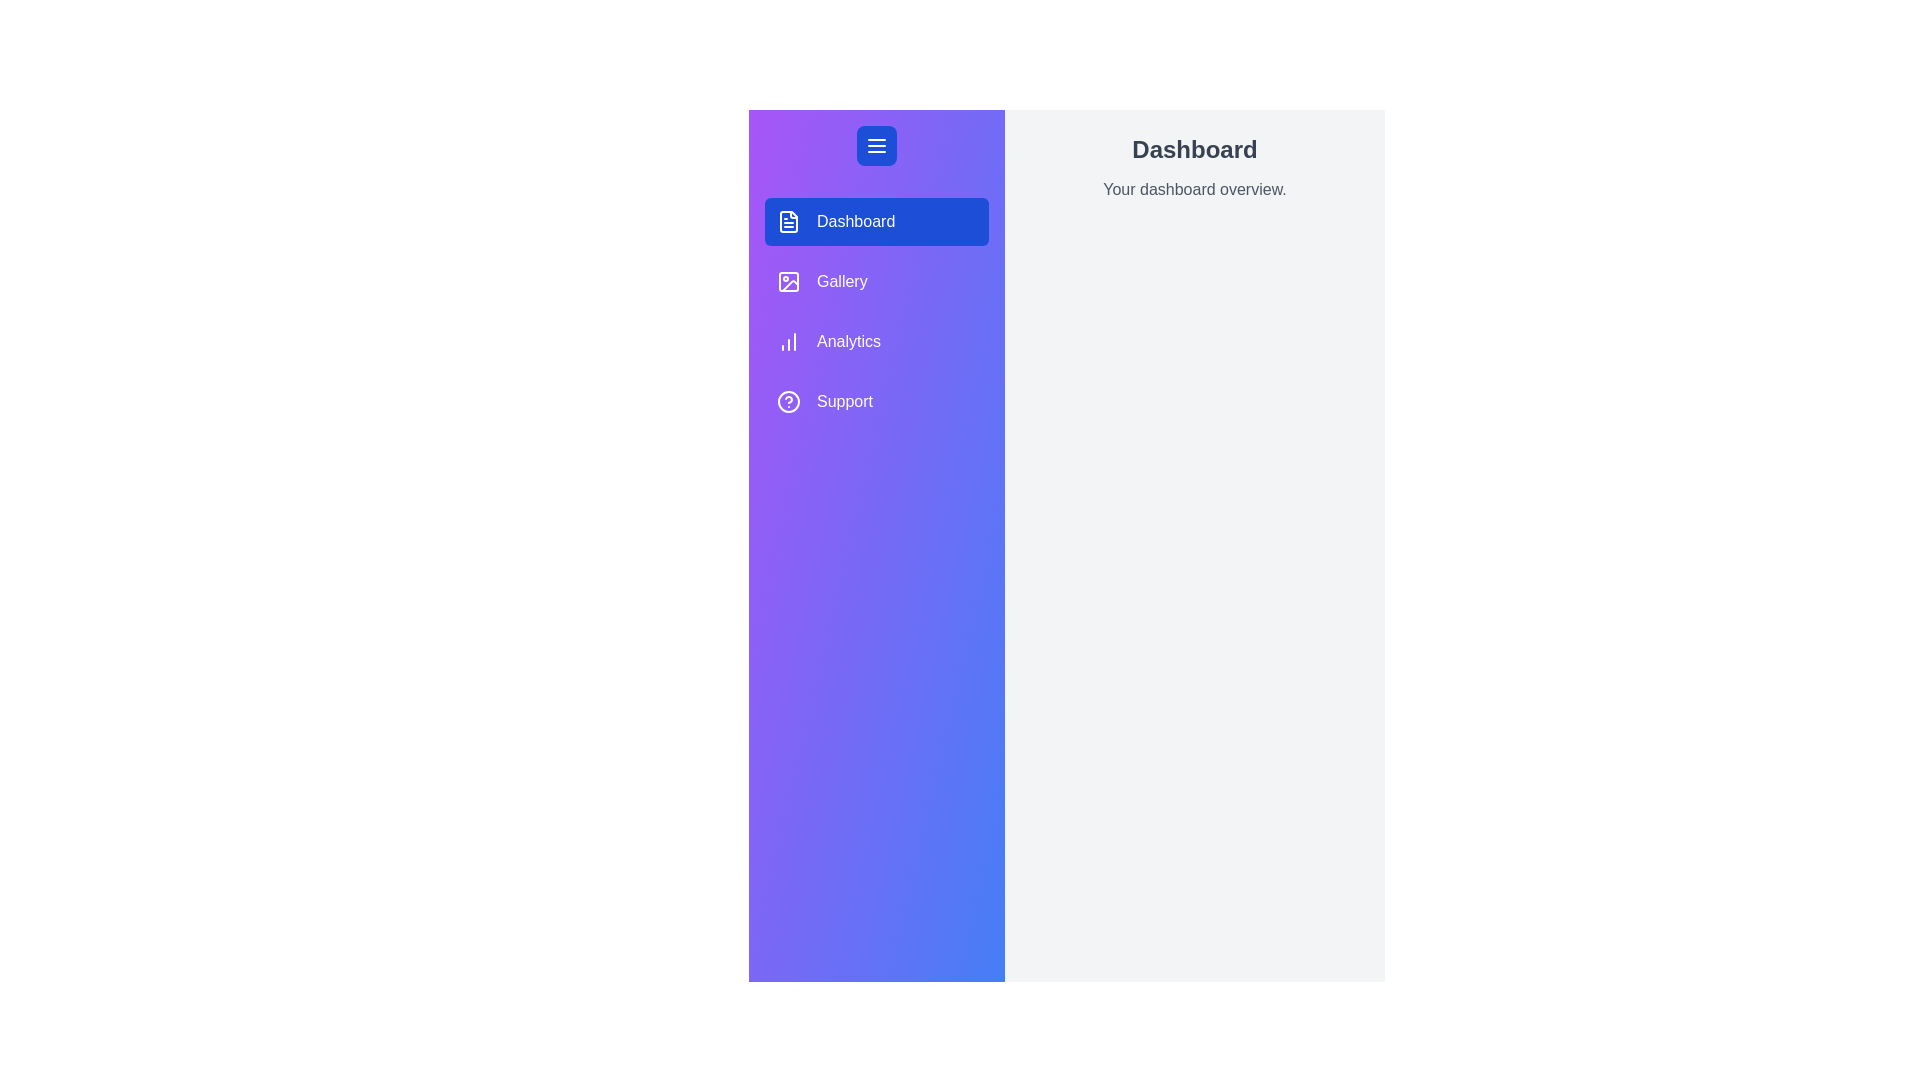 The width and height of the screenshot is (1920, 1080). Describe the element at coordinates (877, 222) in the screenshot. I see `the menu item labeled 'Dashboard' to highlight it` at that location.